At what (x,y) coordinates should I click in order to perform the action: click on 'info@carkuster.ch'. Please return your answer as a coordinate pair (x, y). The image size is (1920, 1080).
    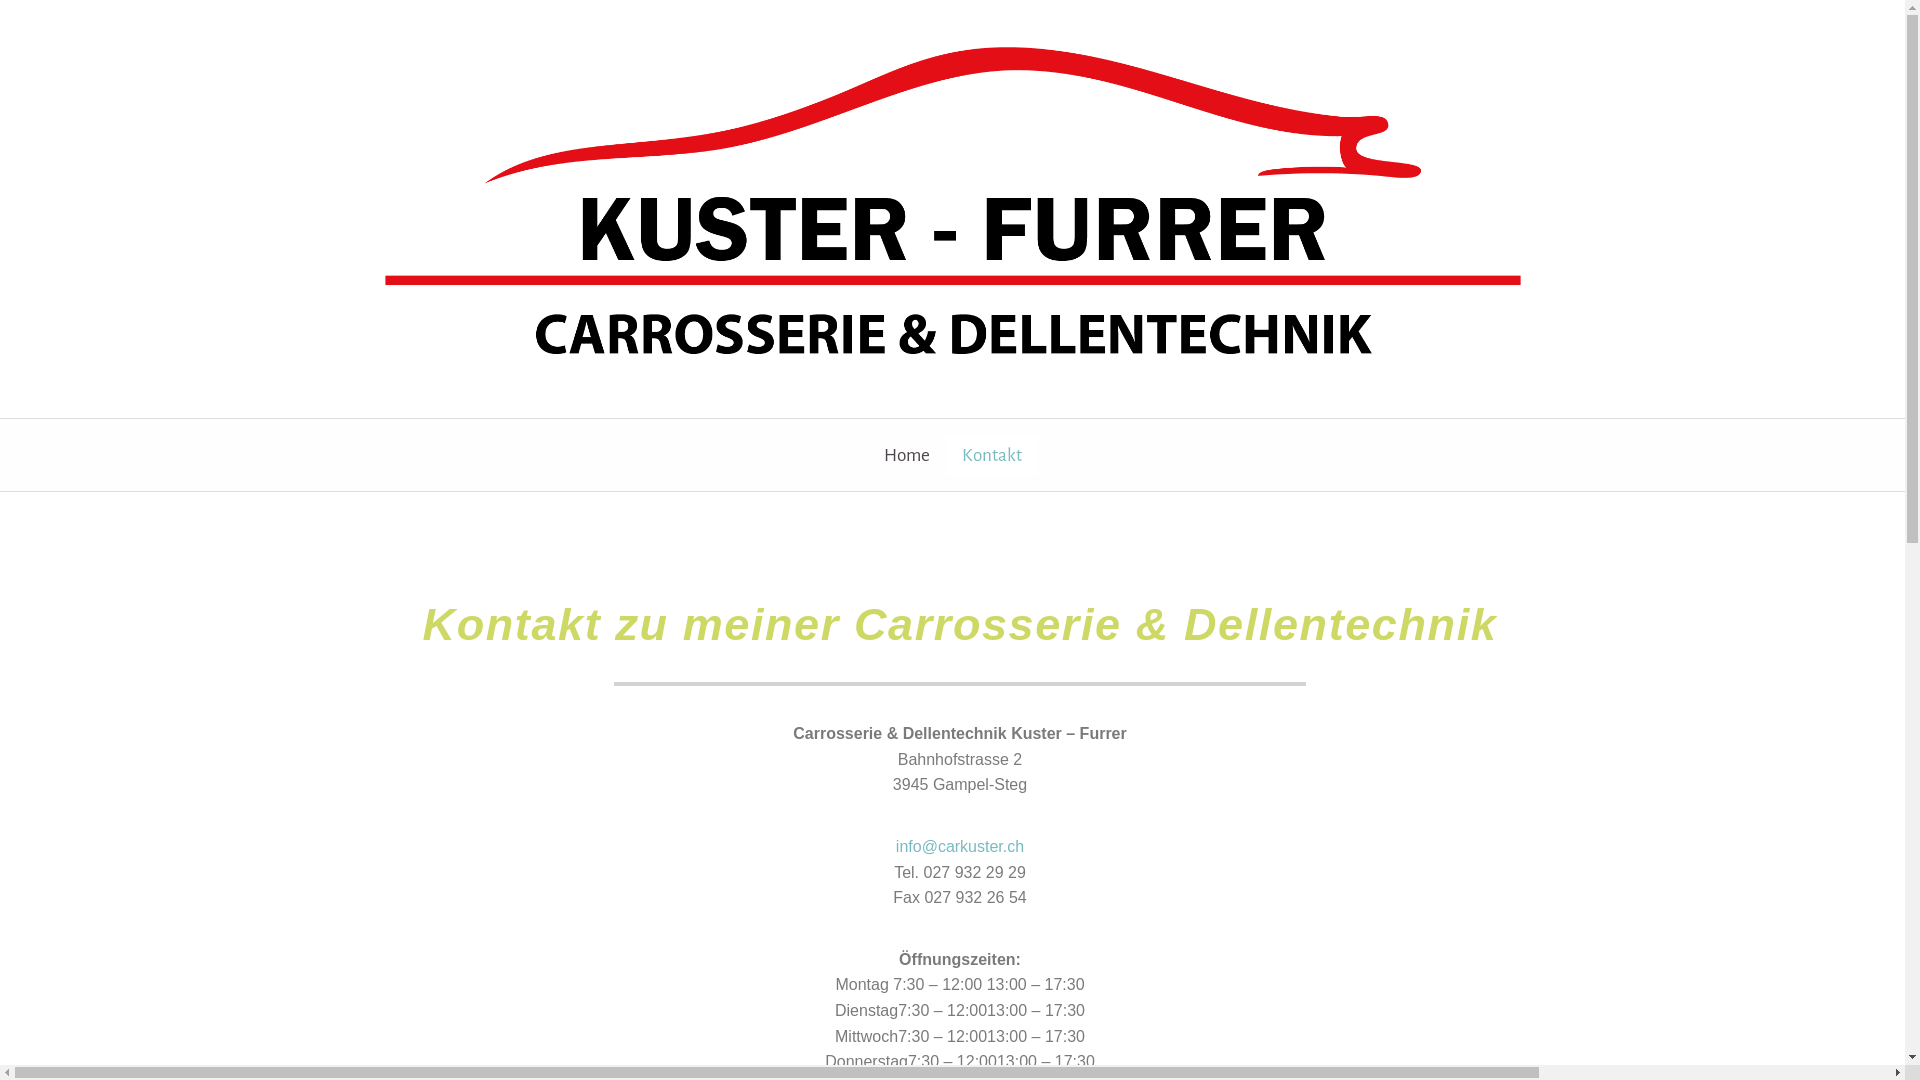
    Looking at the image, I should click on (960, 846).